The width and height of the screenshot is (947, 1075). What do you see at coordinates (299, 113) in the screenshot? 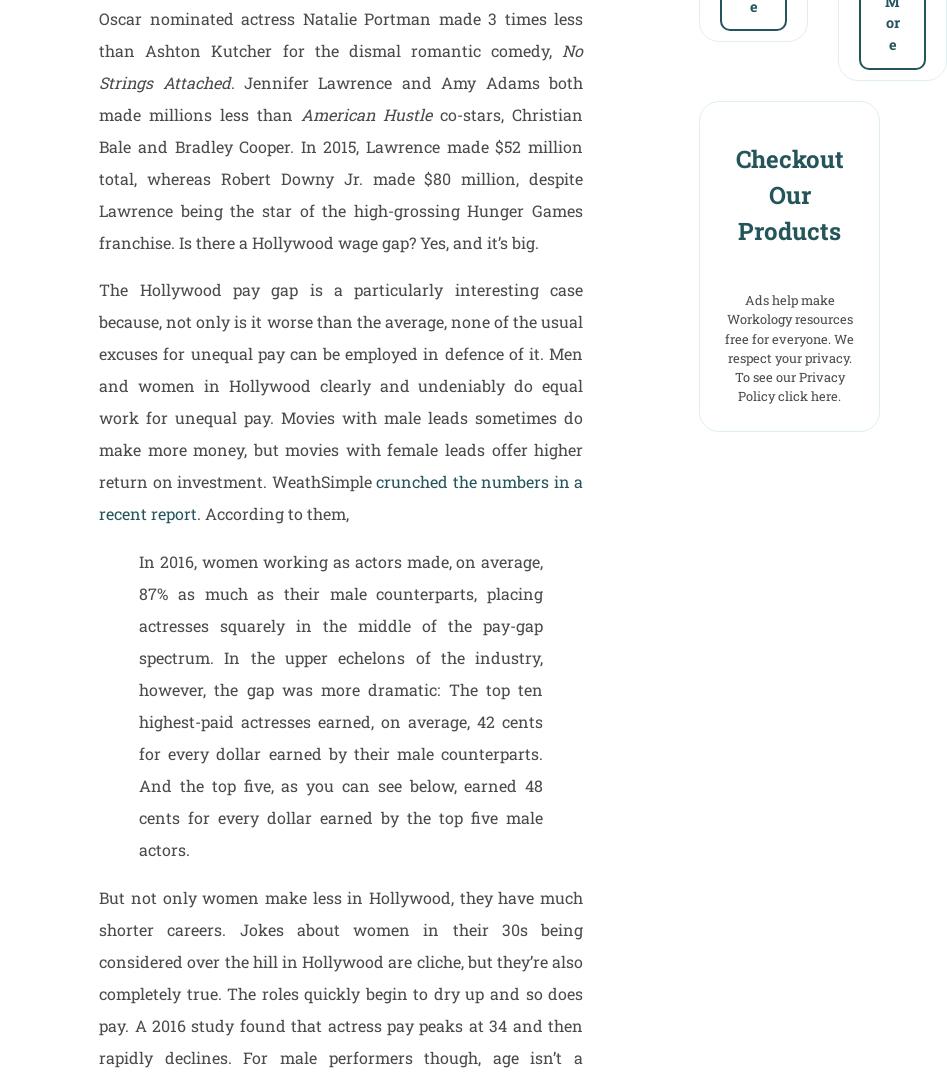
I see `'American Hustle'` at bounding box center [299, 113].